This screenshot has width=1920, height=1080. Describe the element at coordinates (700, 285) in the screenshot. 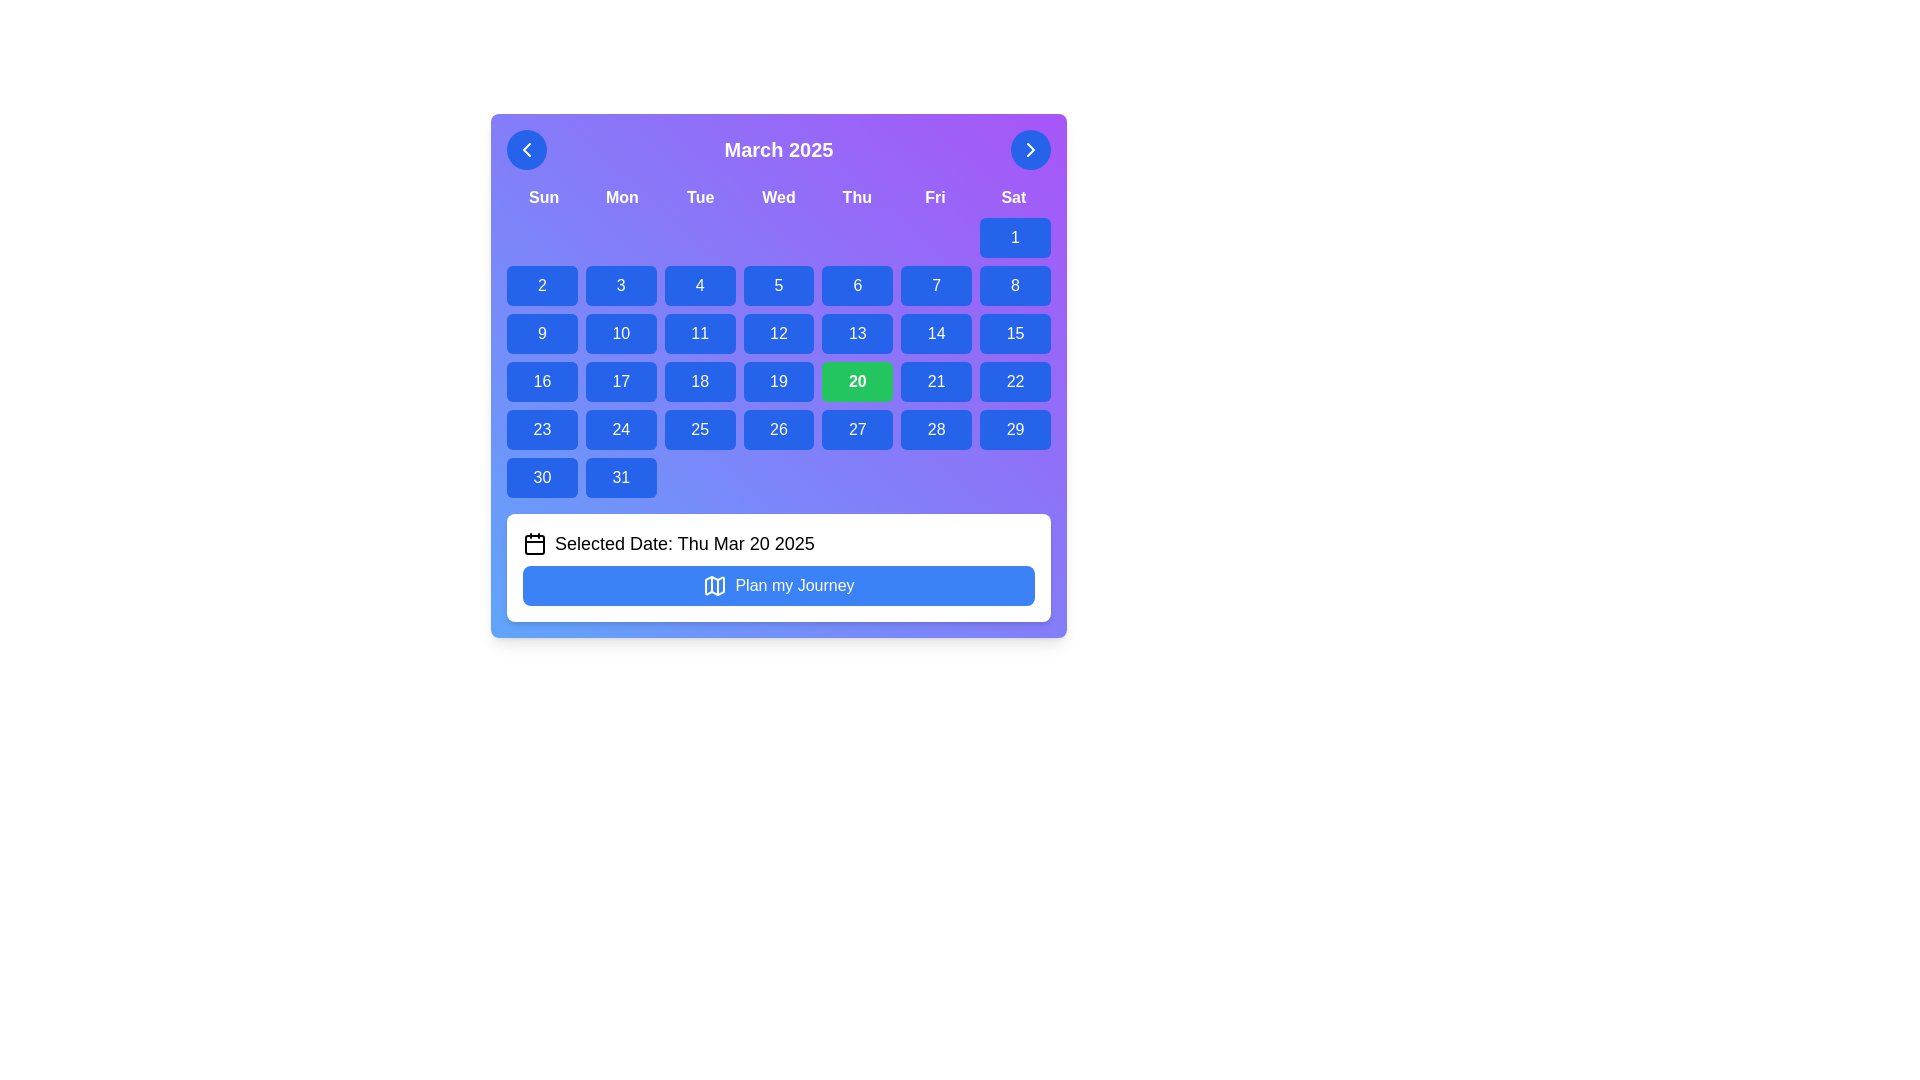

I see `the blue rectangular button with rounded corners displaying the number '4' in white text, representing Tuesday, March 4th` at that location.